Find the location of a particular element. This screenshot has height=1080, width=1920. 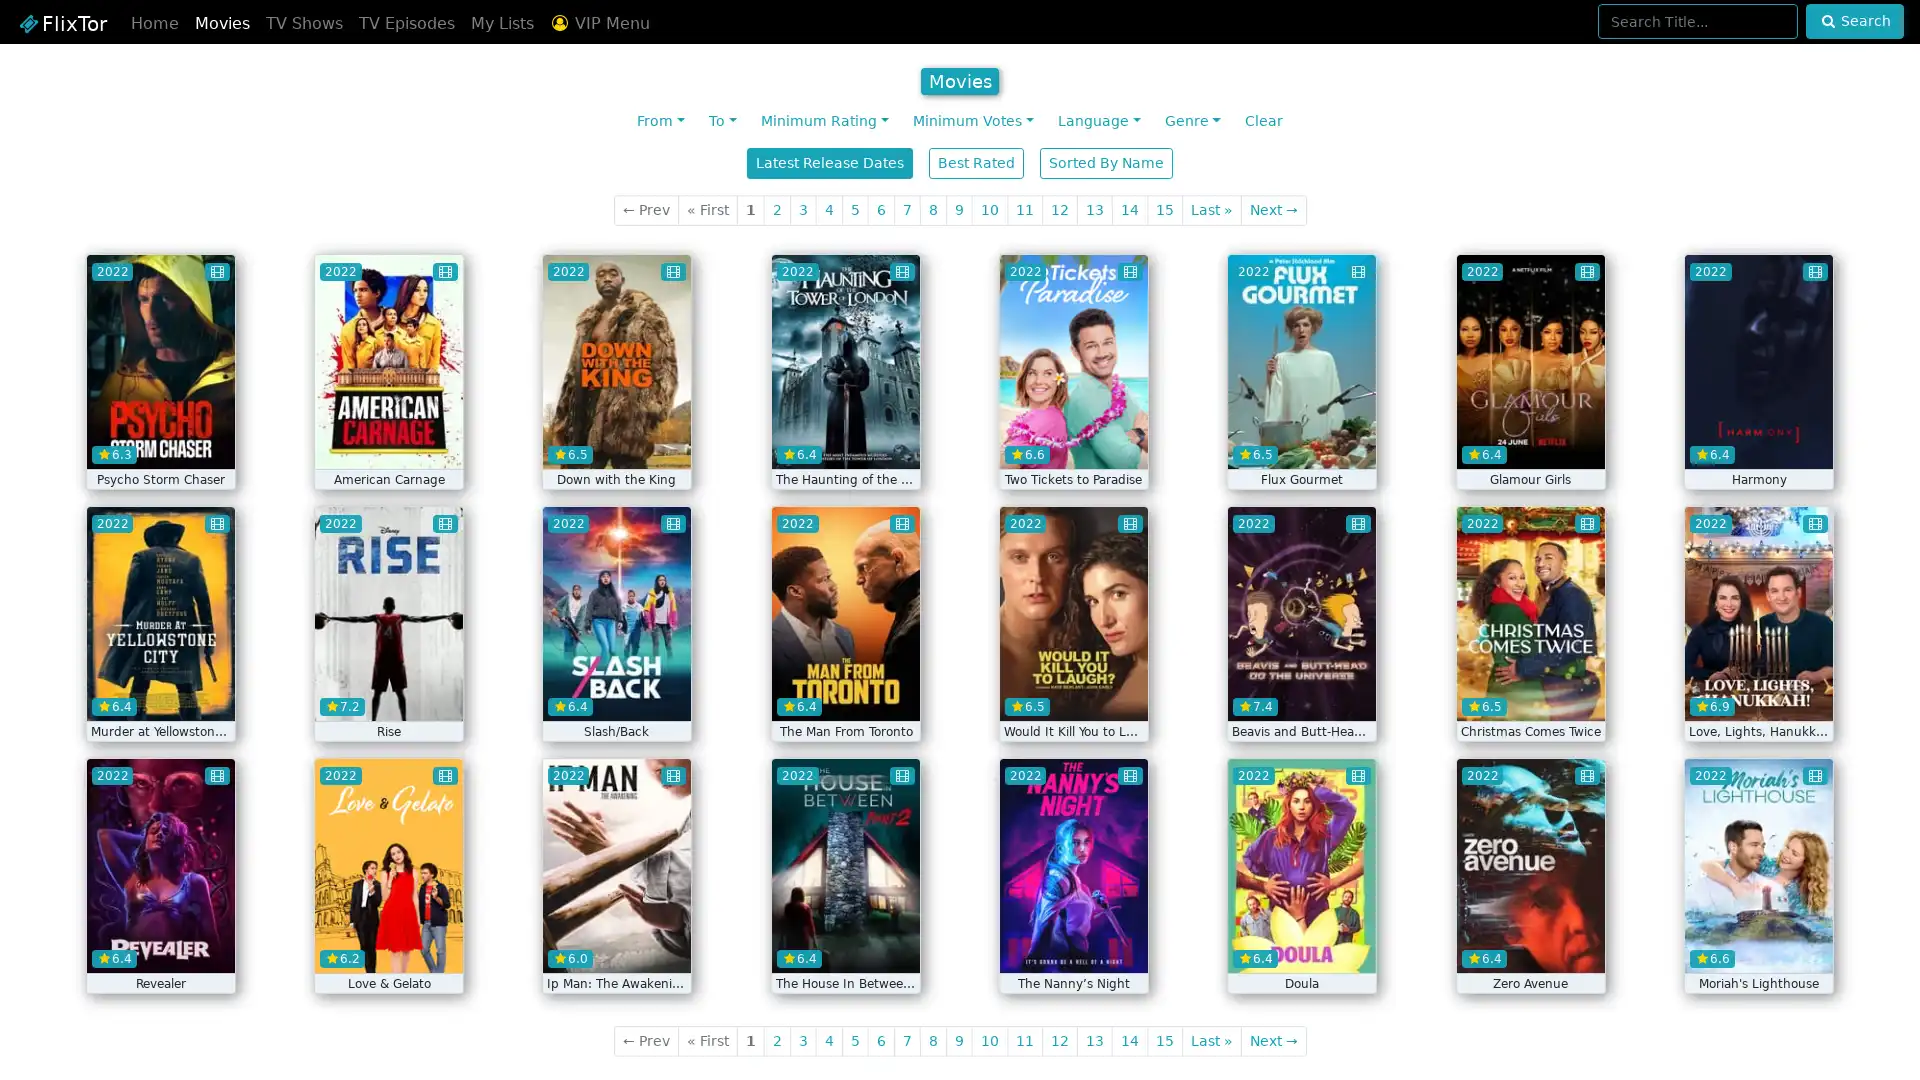

Search is located at coordinates (1853, 21).